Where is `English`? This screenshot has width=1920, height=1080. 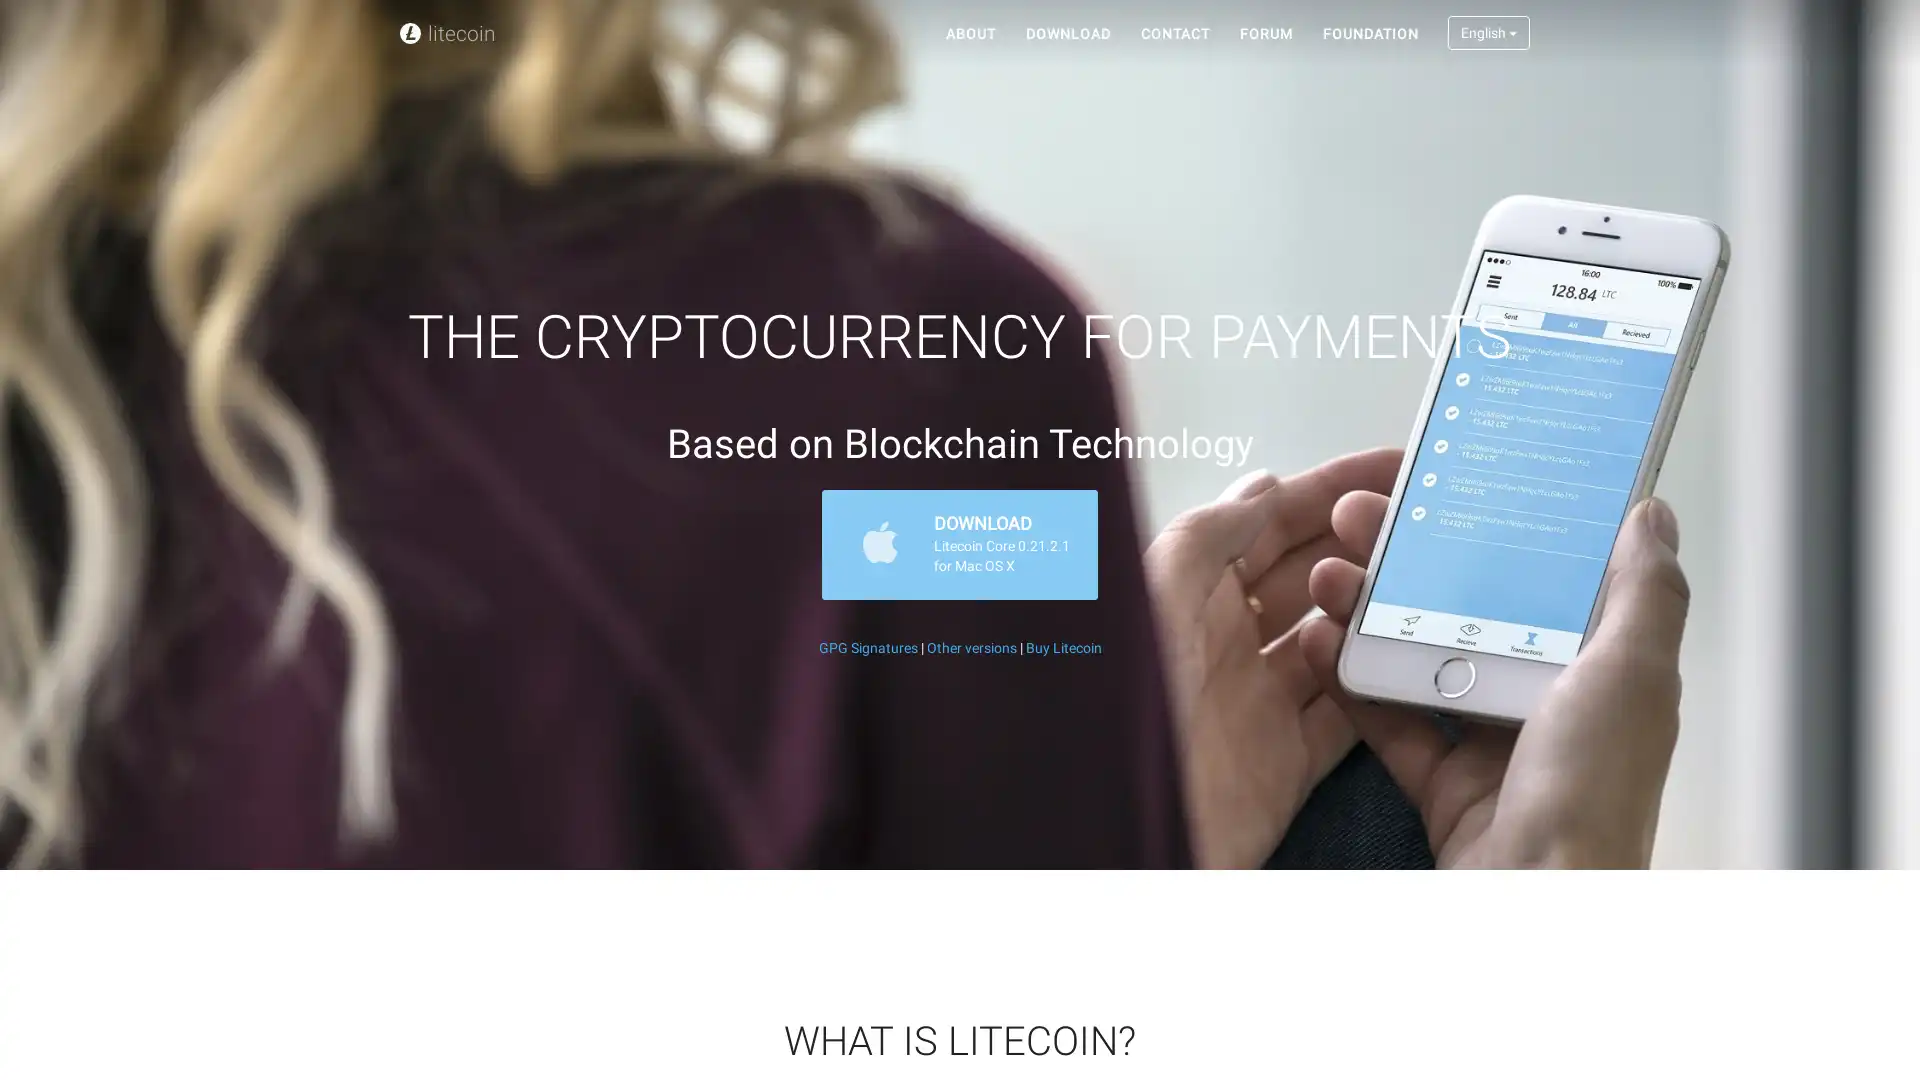
English is located at coordinates (1488, 48).